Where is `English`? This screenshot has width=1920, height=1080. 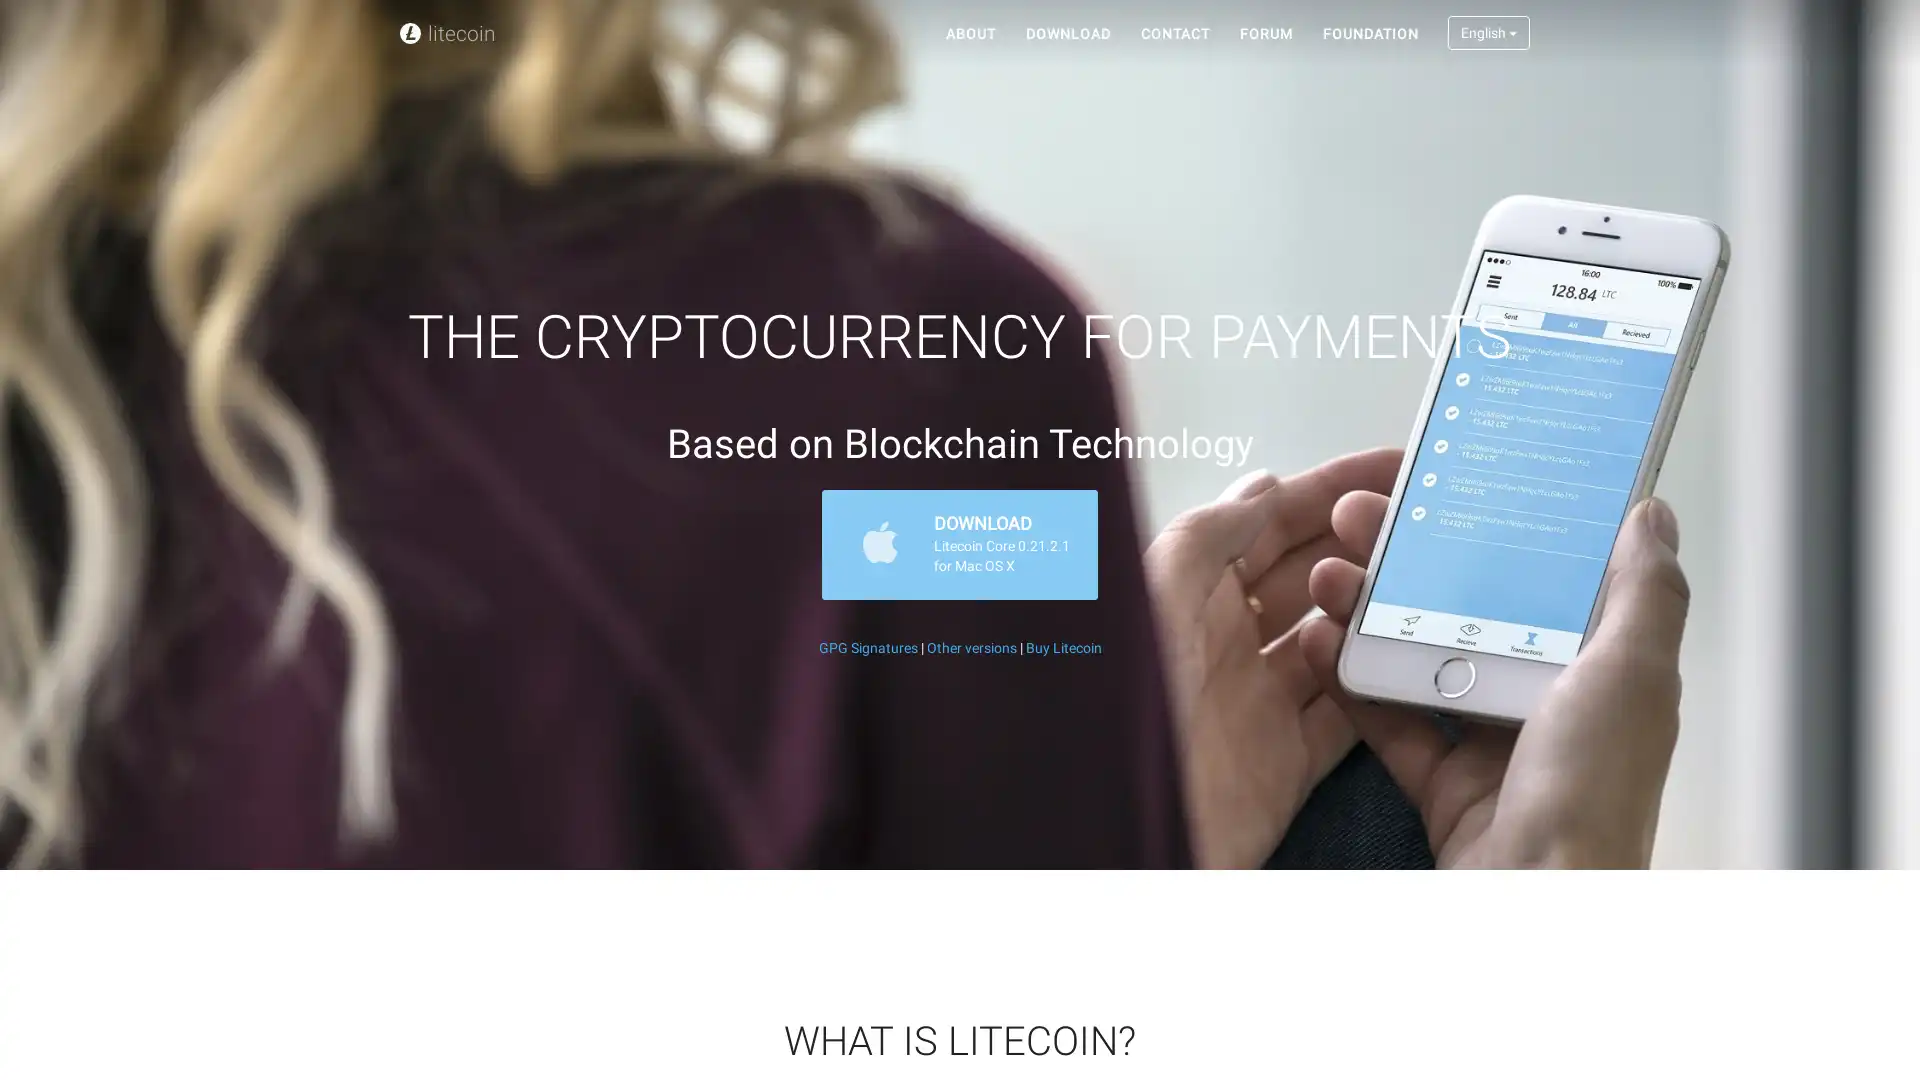
English is located at coordinates (1488, 48).